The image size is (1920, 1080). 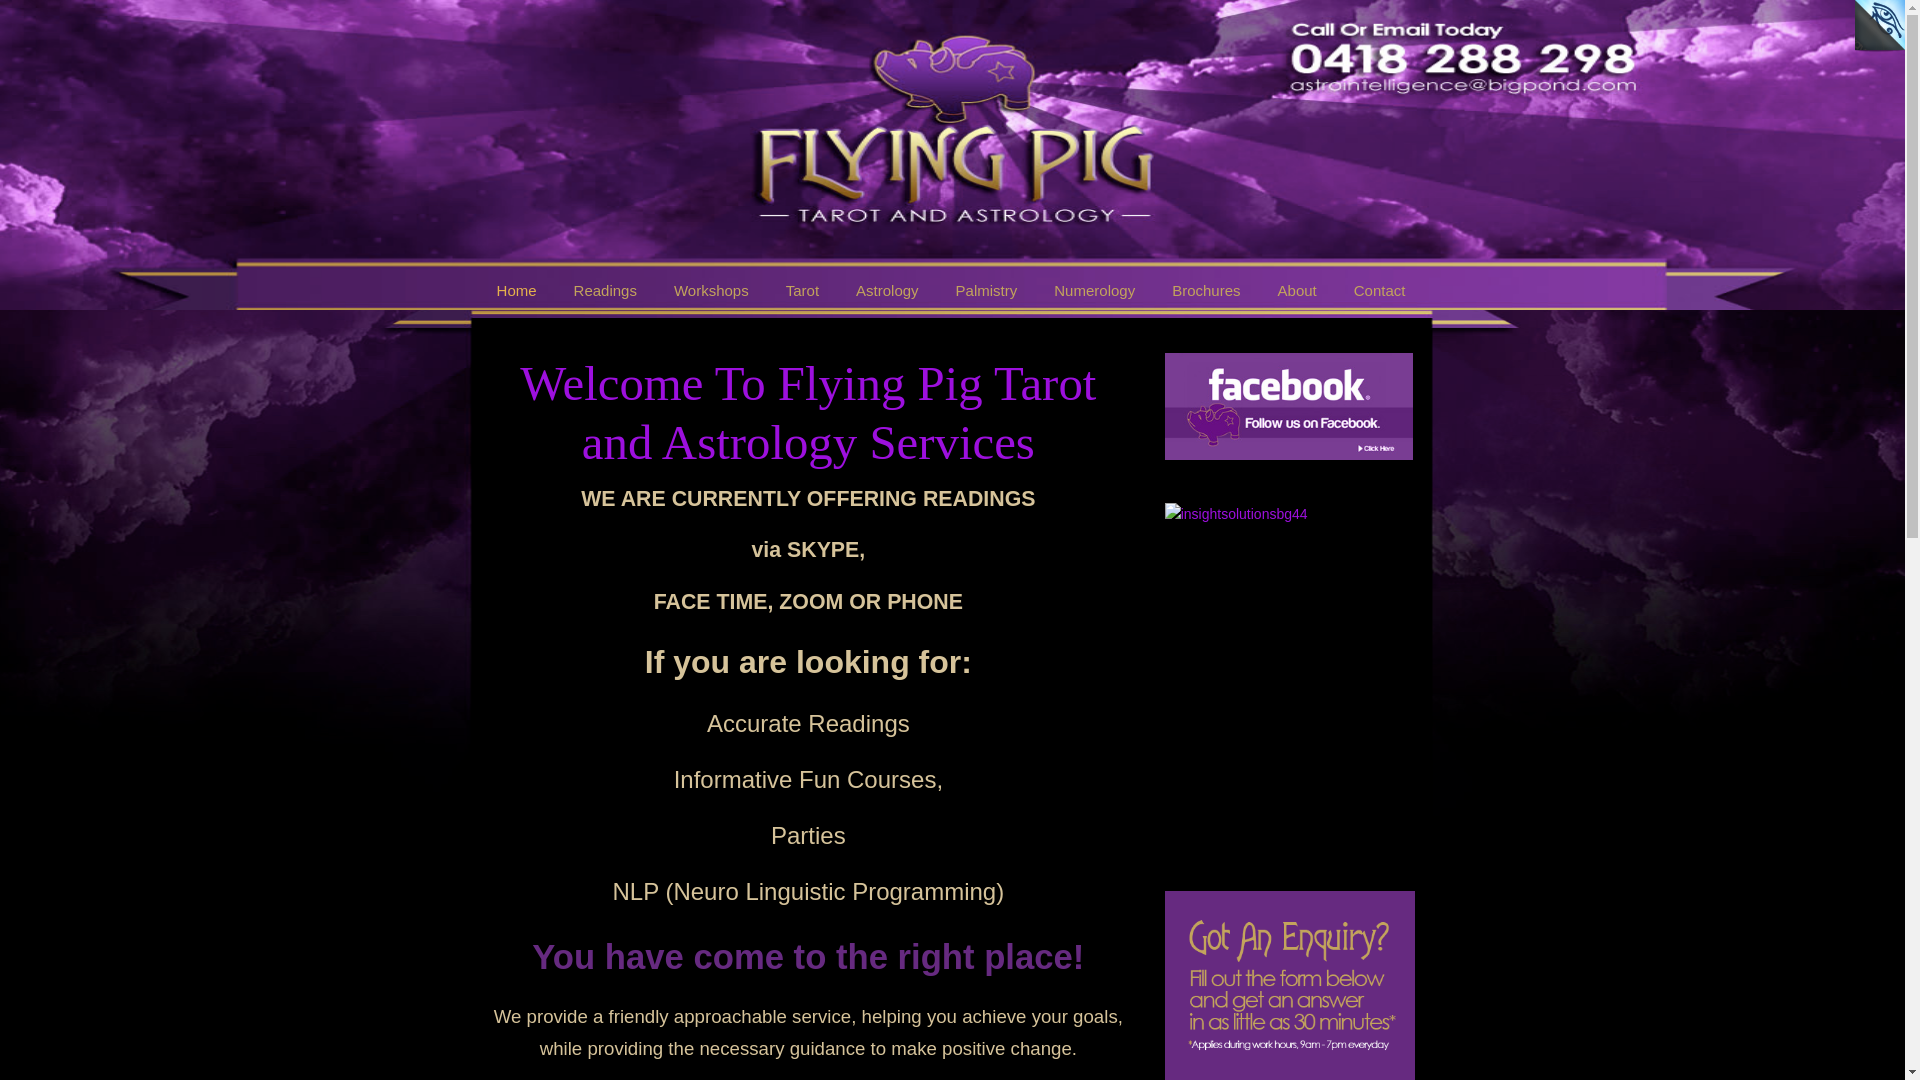 What do you see at coordinates (1093, 290) in the screenshot?
I see `'Numerology'` at bounding box center [1093, 290].